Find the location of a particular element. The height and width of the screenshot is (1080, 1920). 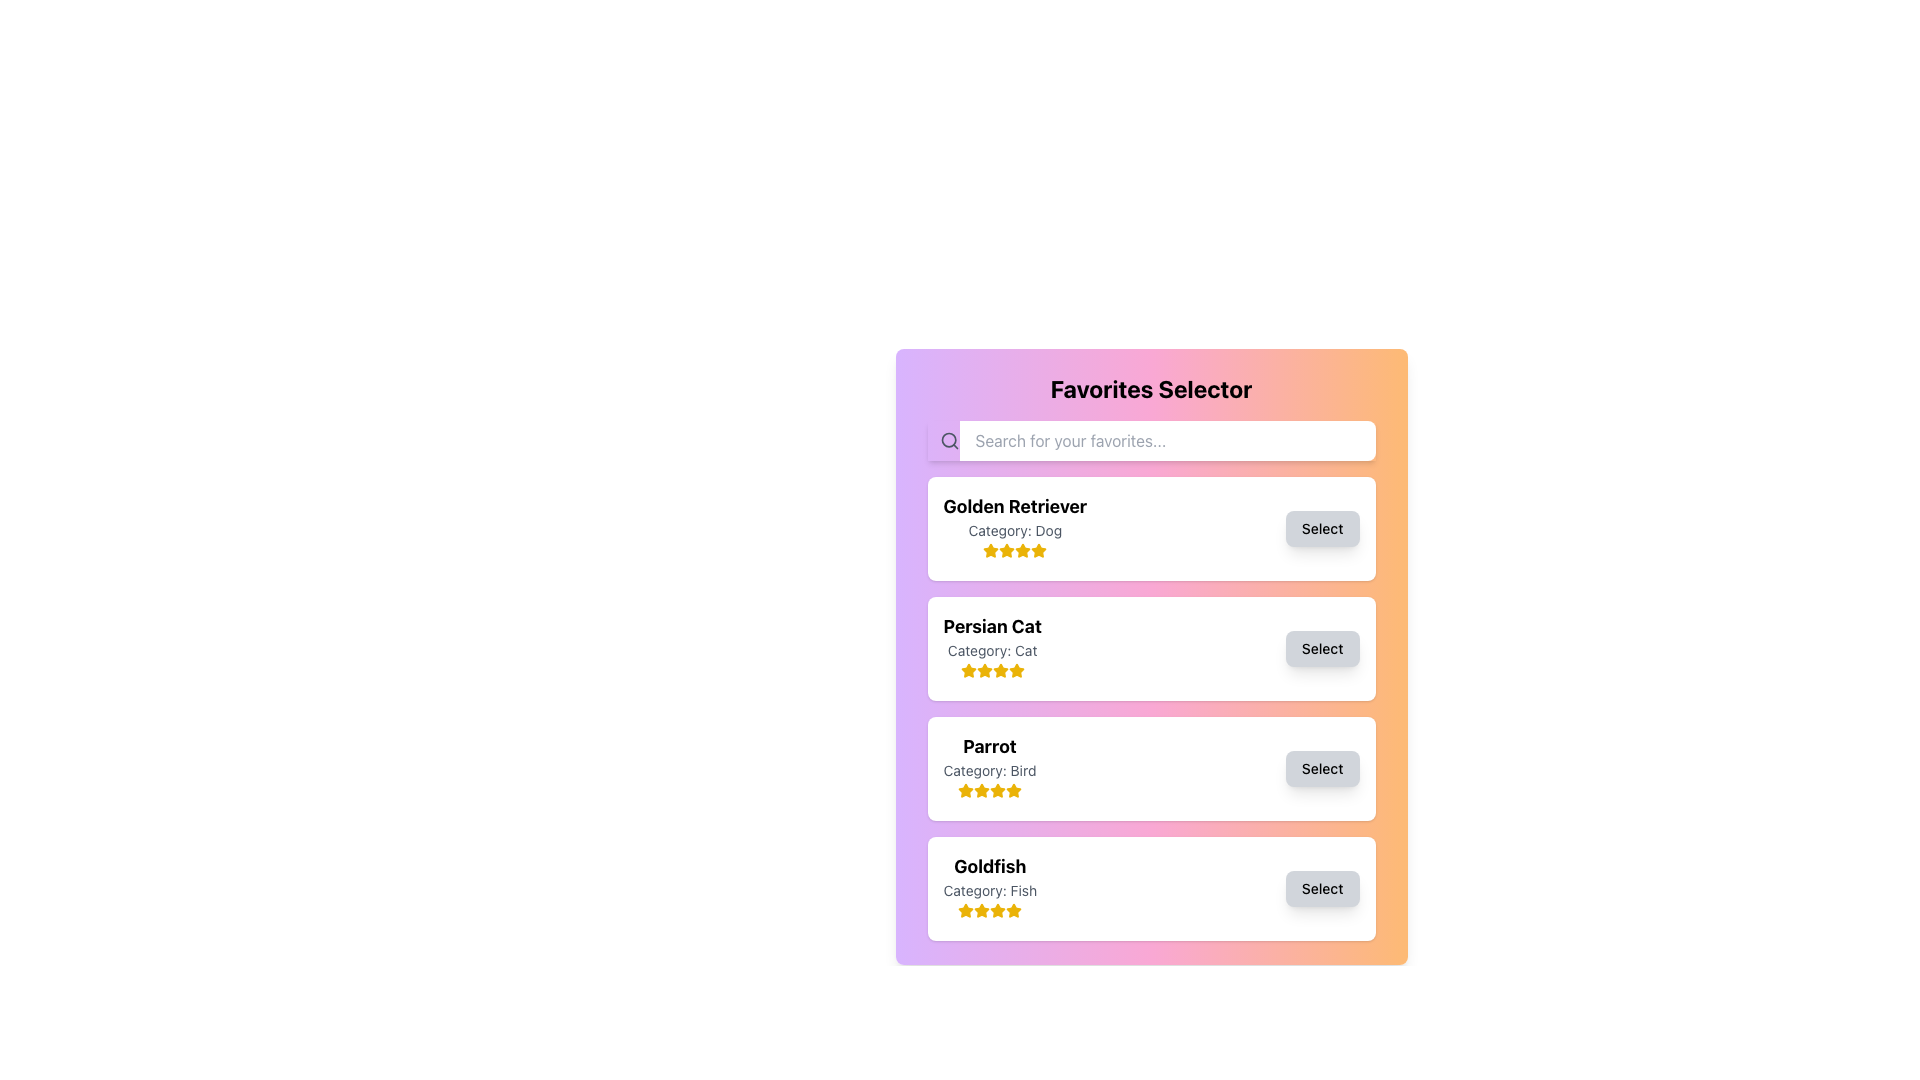

the fourth star icon in the rating display for 'Persian Cat', which is a yellow star-like shape used for ratings is located at coordinates (984, 670).